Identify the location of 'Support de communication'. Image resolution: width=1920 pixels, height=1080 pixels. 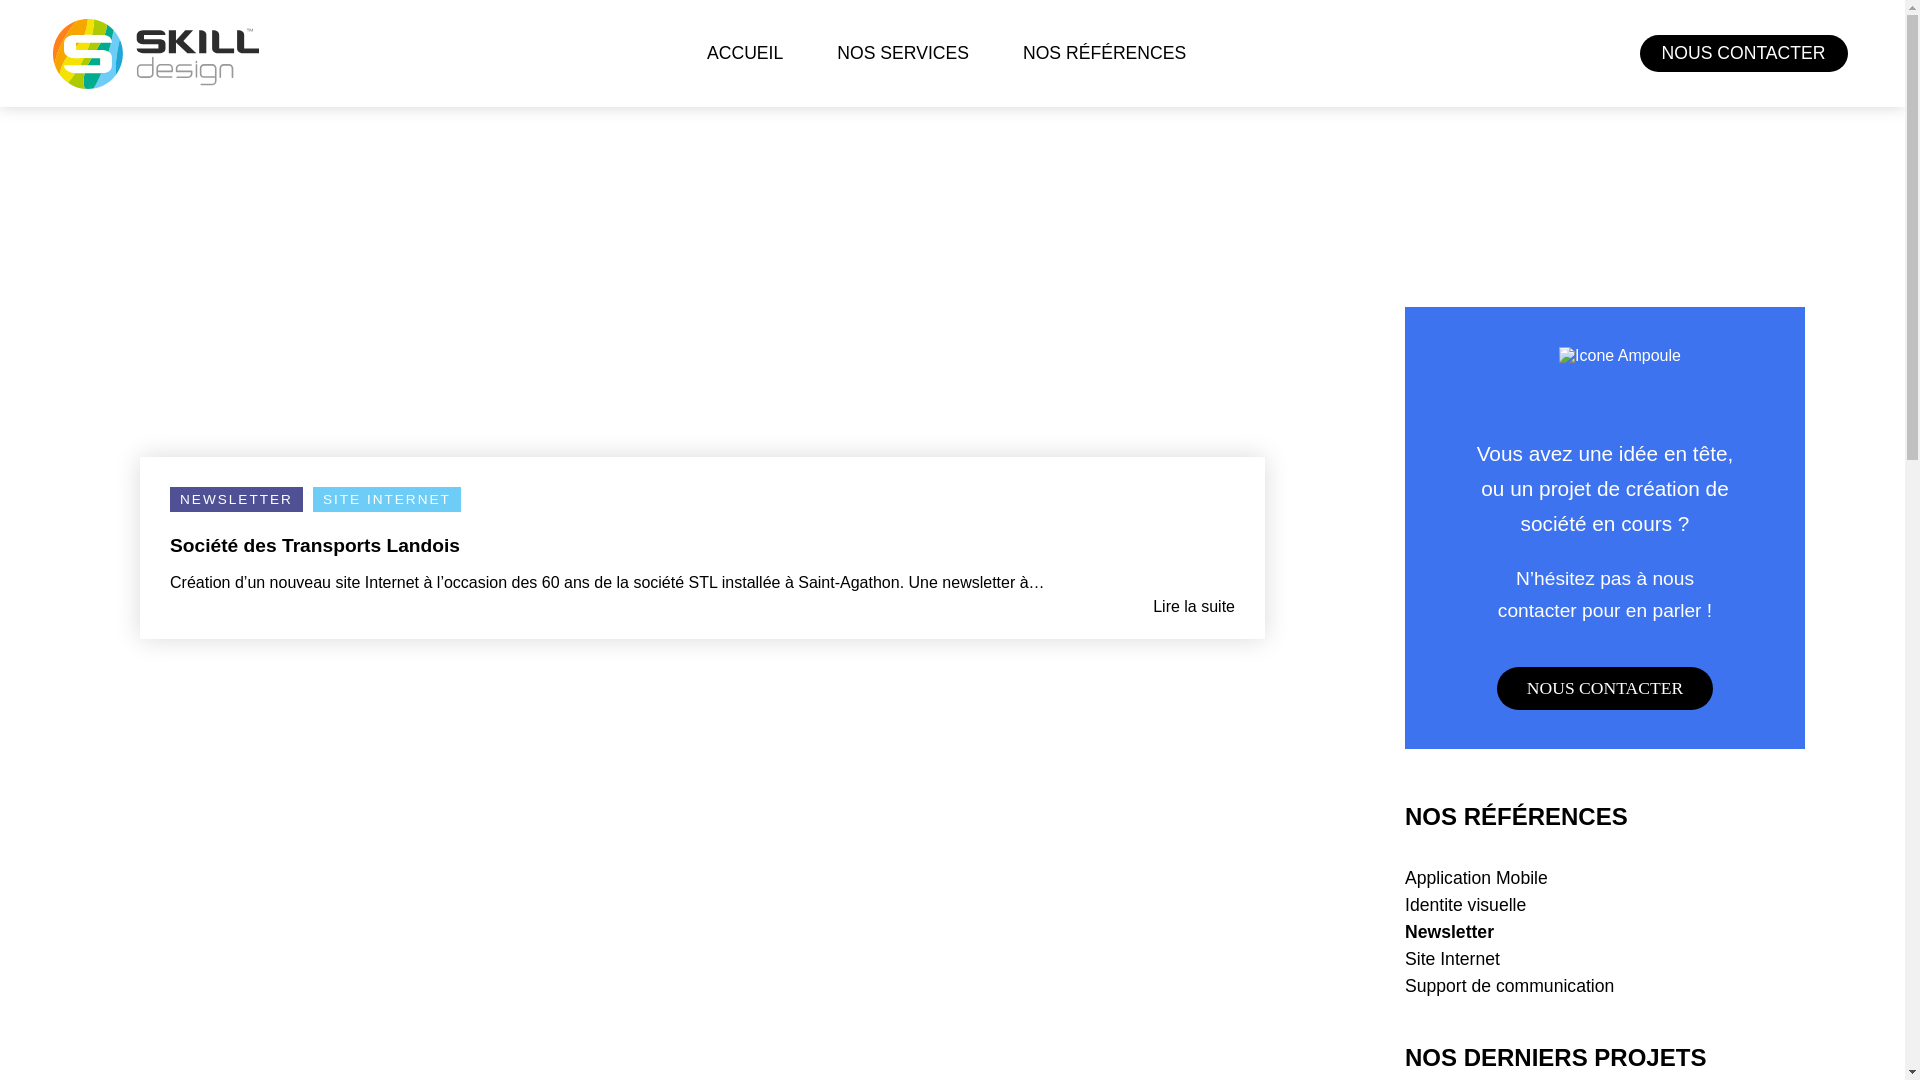
(1404, 985).